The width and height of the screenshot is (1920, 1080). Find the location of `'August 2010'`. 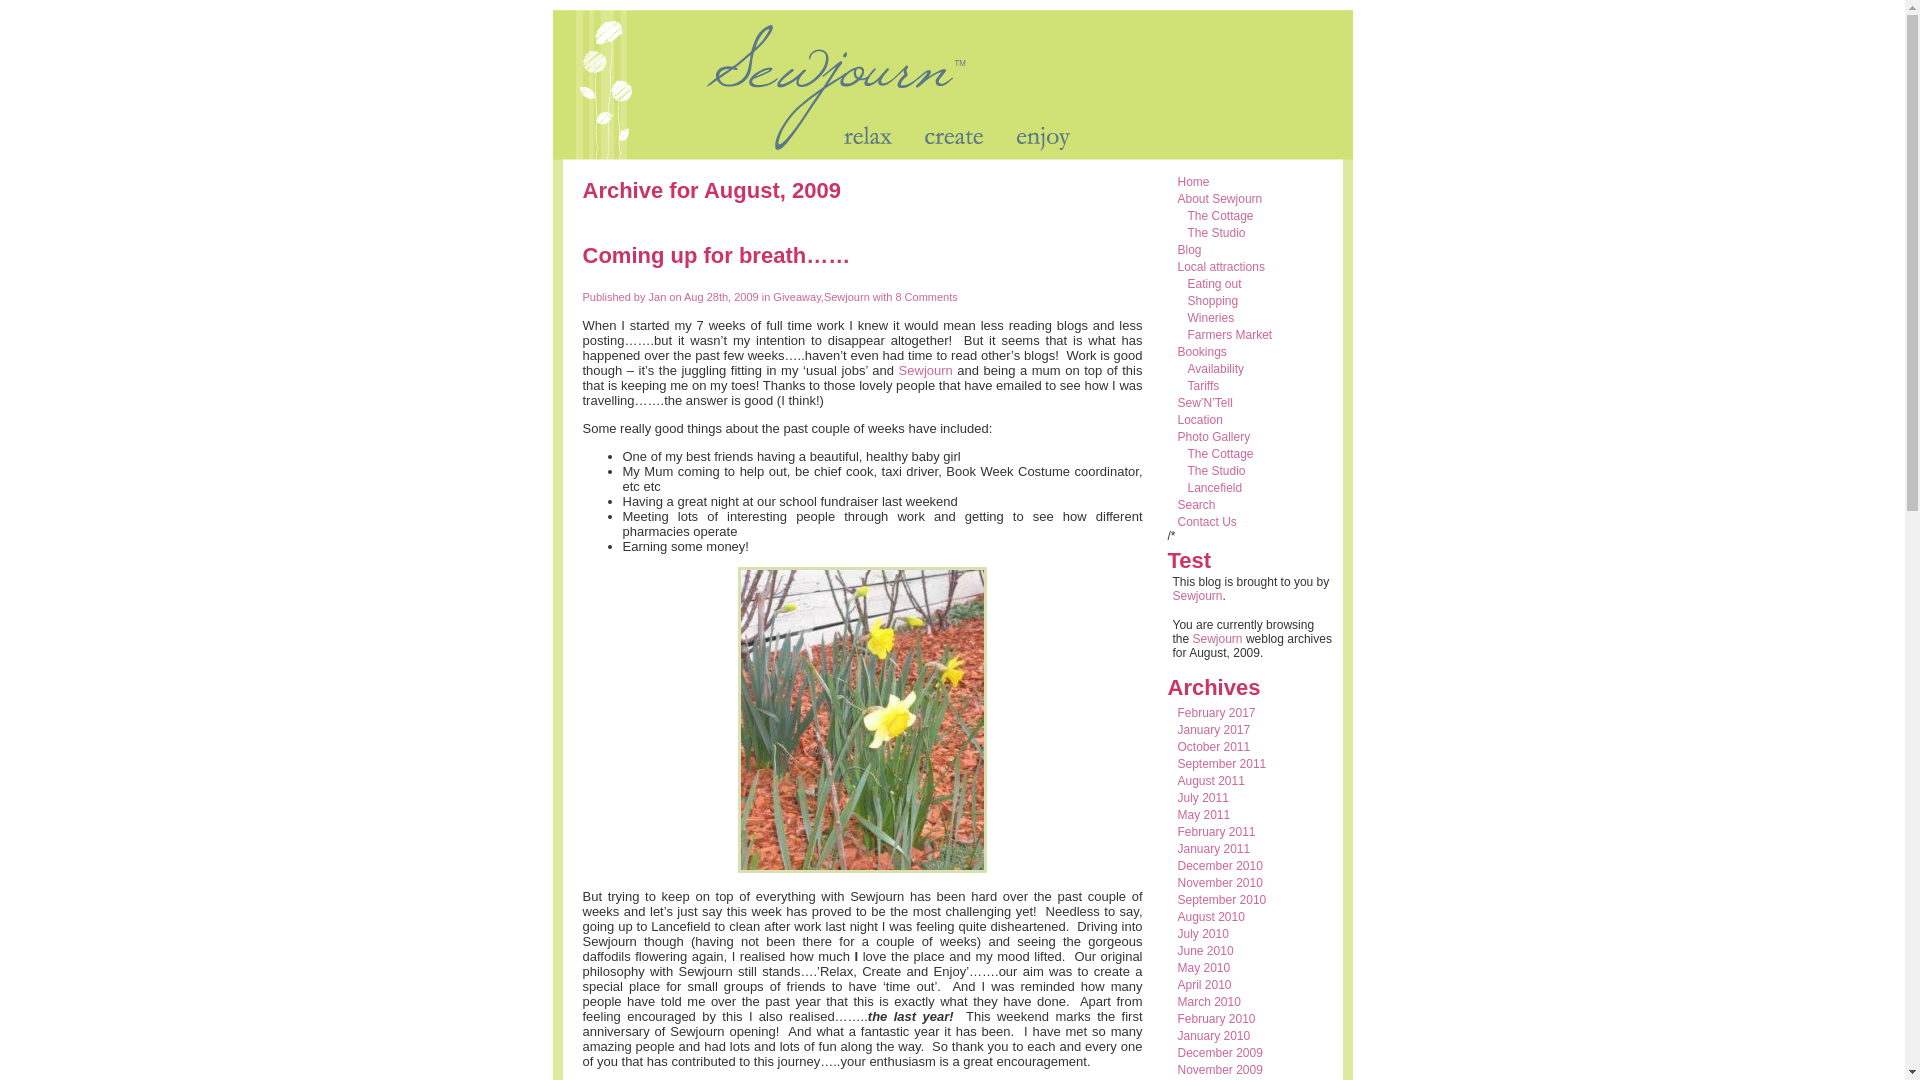

'August 2010' is located at coordinates (1210, 917).